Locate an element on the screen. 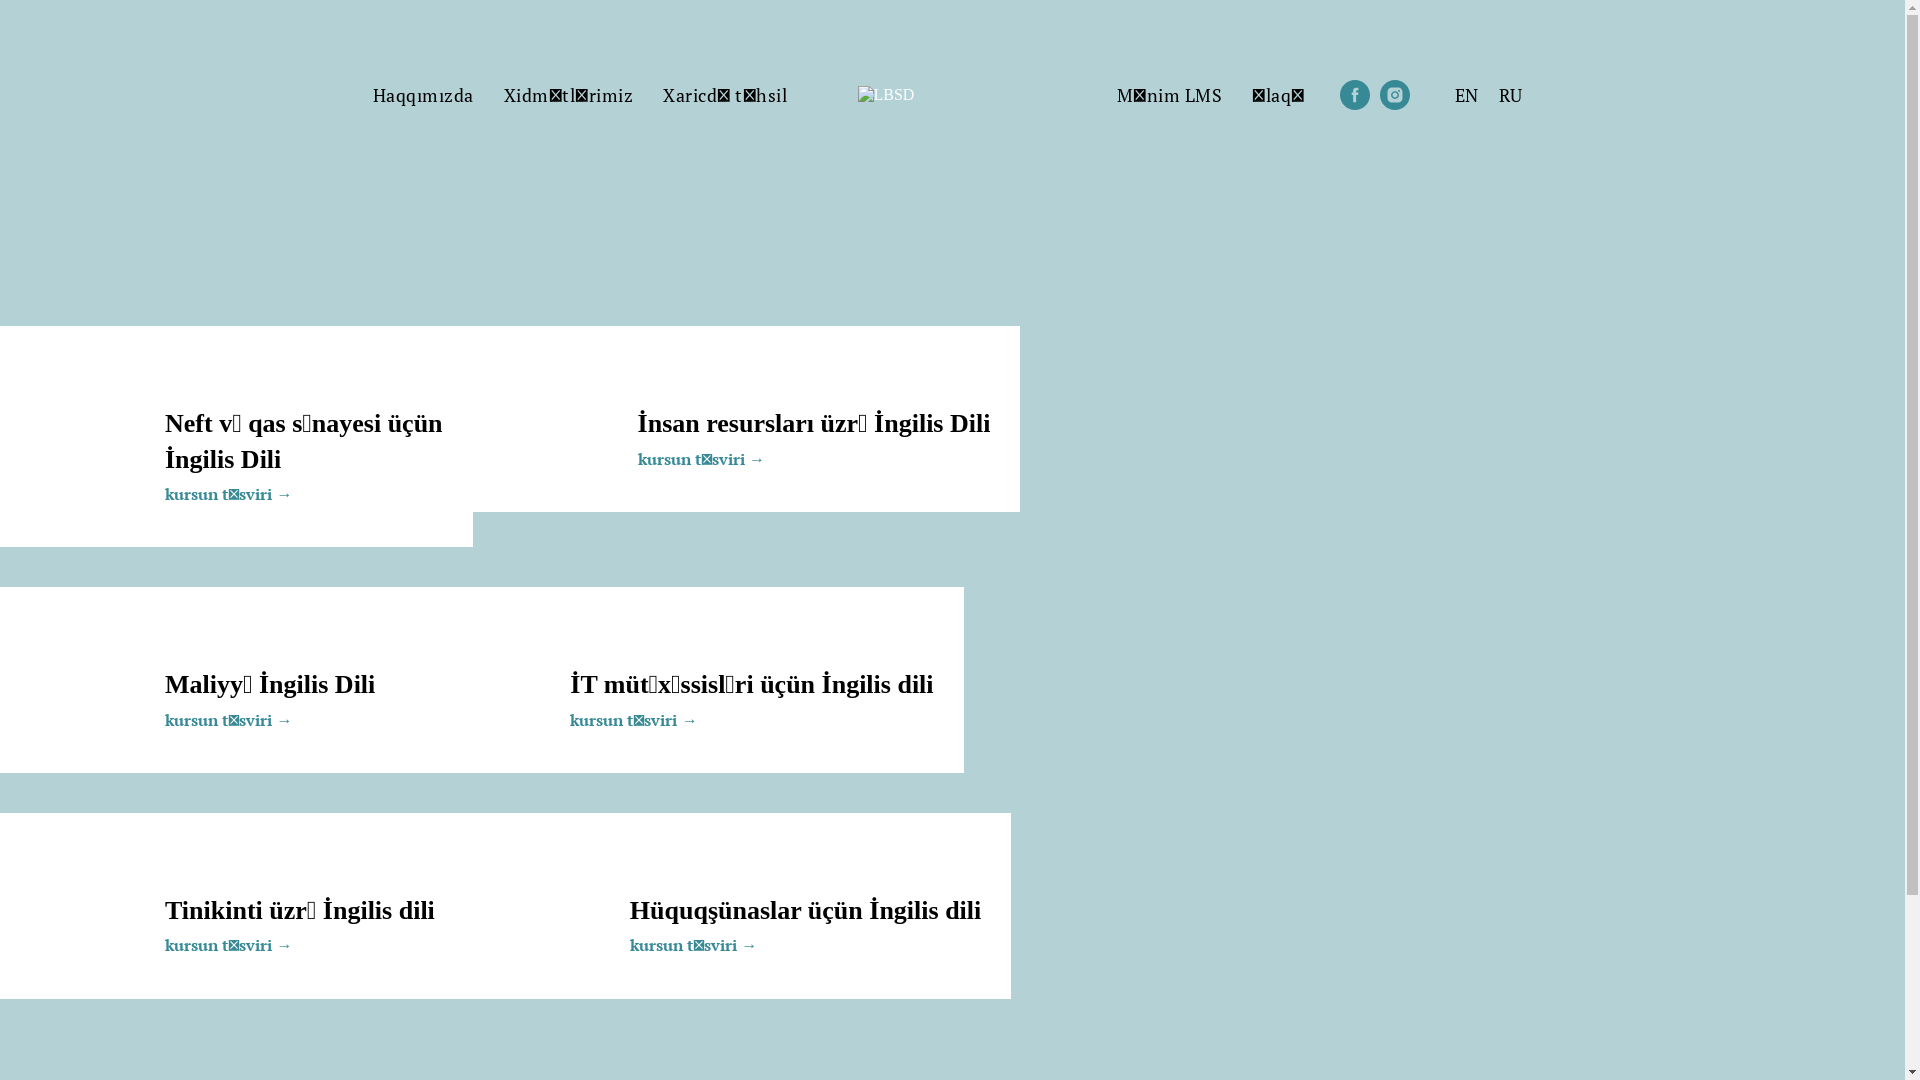 The width and height of the screenshot is (1920, 1080). 'EN' is located at coordinates (1465, 95).